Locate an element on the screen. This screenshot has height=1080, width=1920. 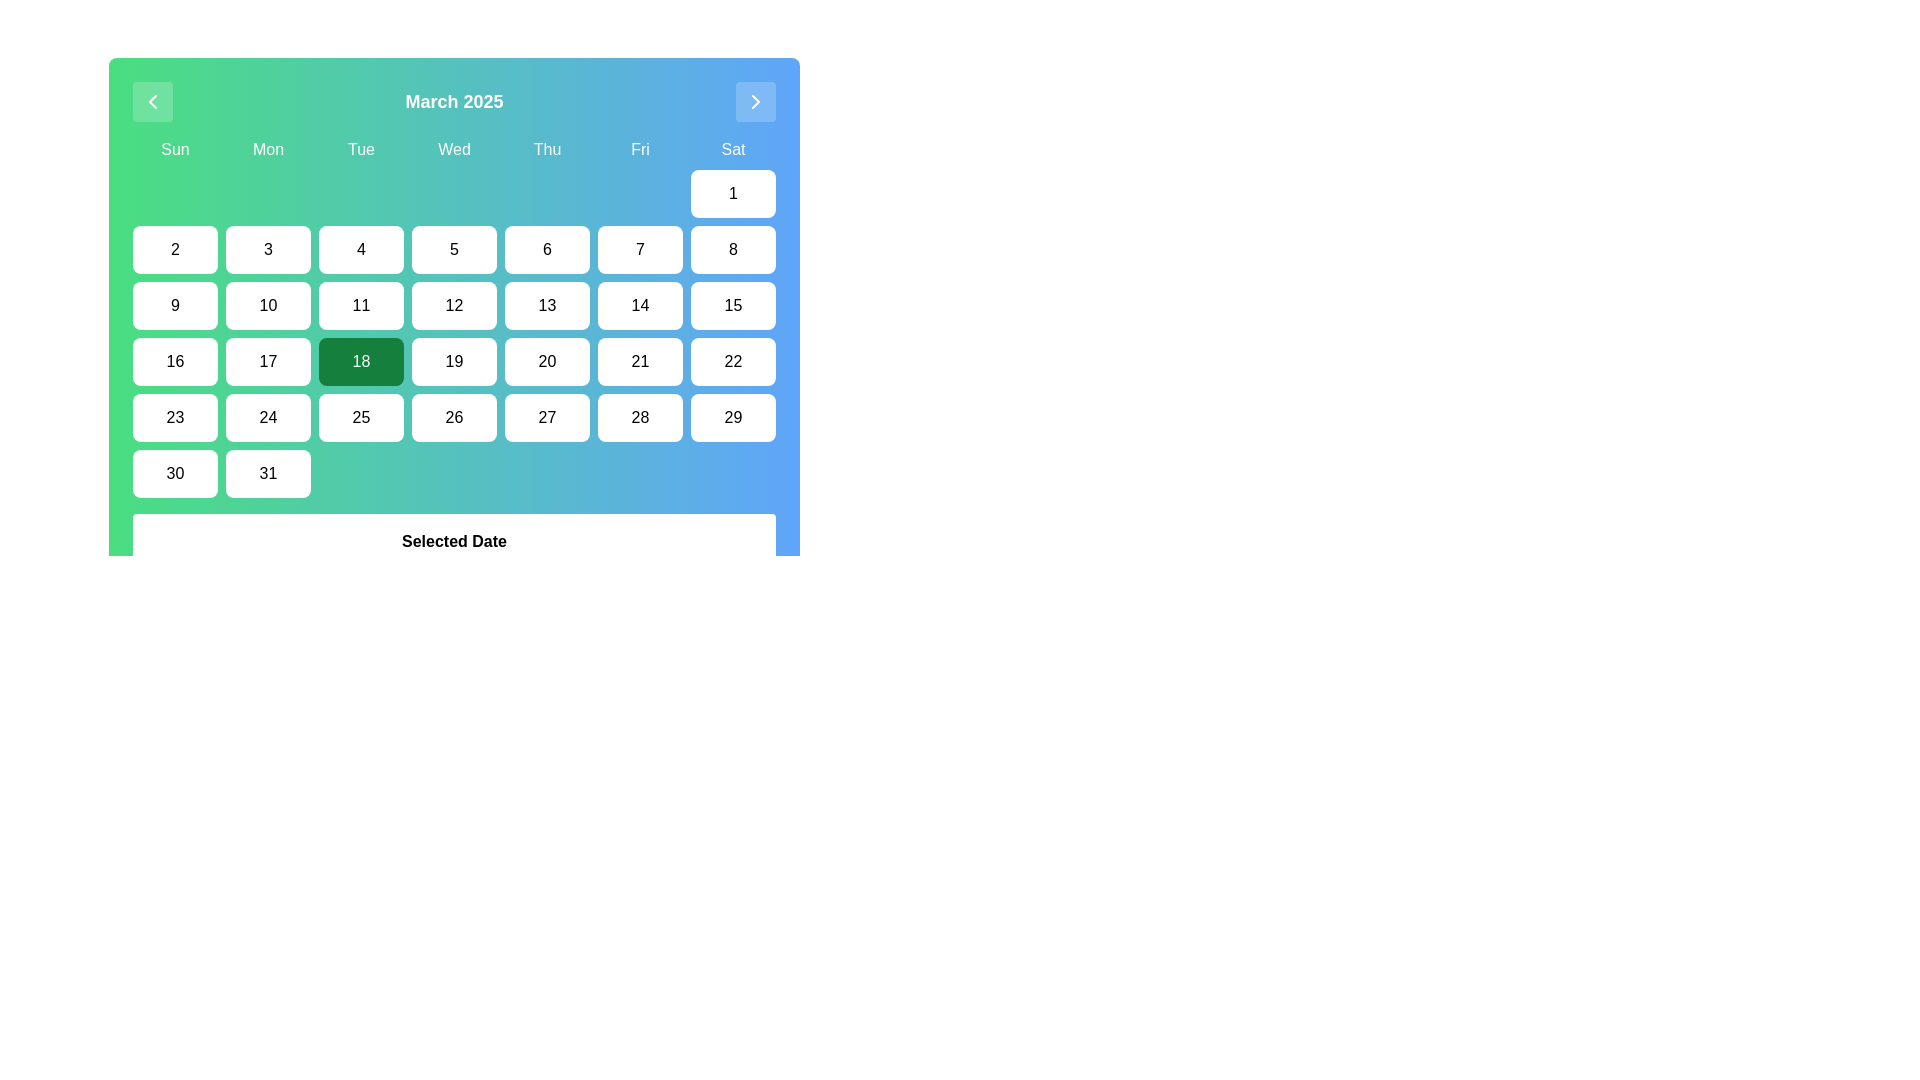
the calendar button for Thursday, March 6, 2025 is located at coordinates (547, 249).